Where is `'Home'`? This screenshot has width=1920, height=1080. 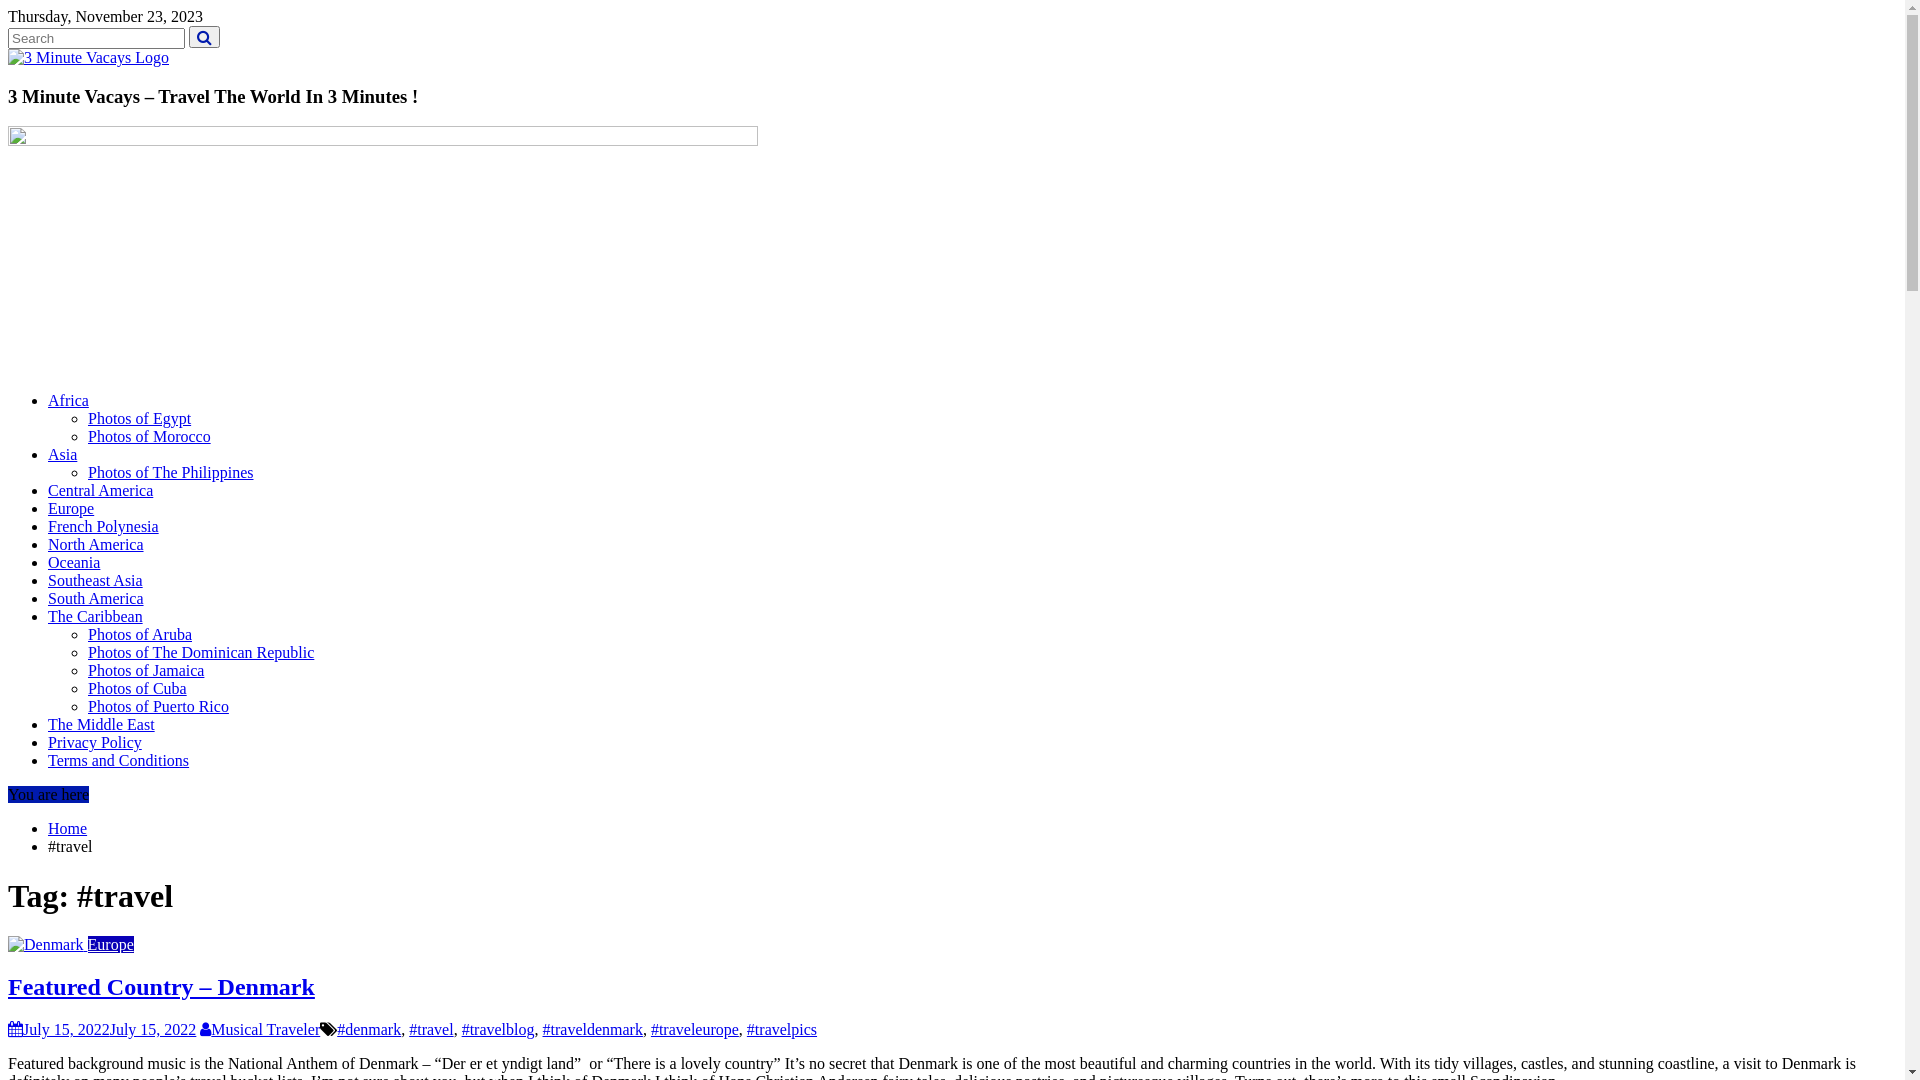
'Home' is located at coordinates (67, 828).